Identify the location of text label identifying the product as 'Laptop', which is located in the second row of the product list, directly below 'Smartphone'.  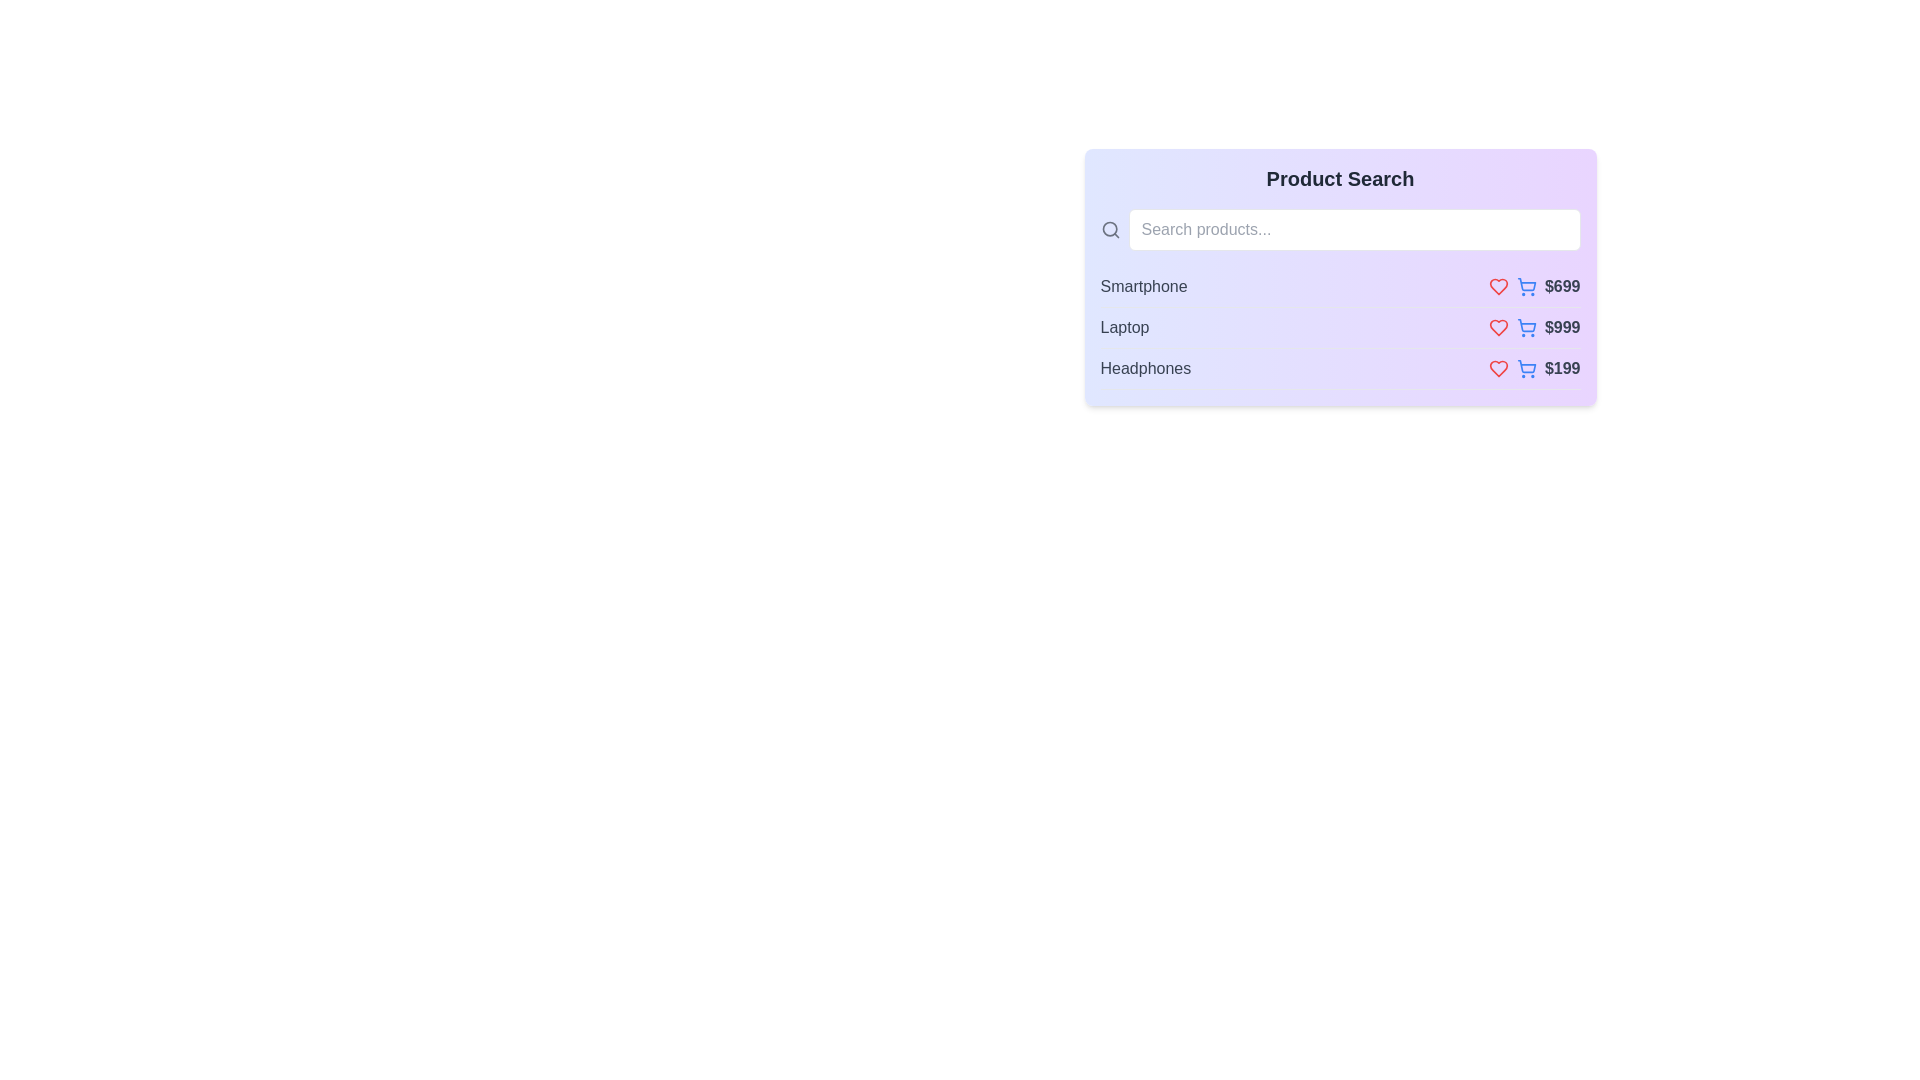
(1124, 326).